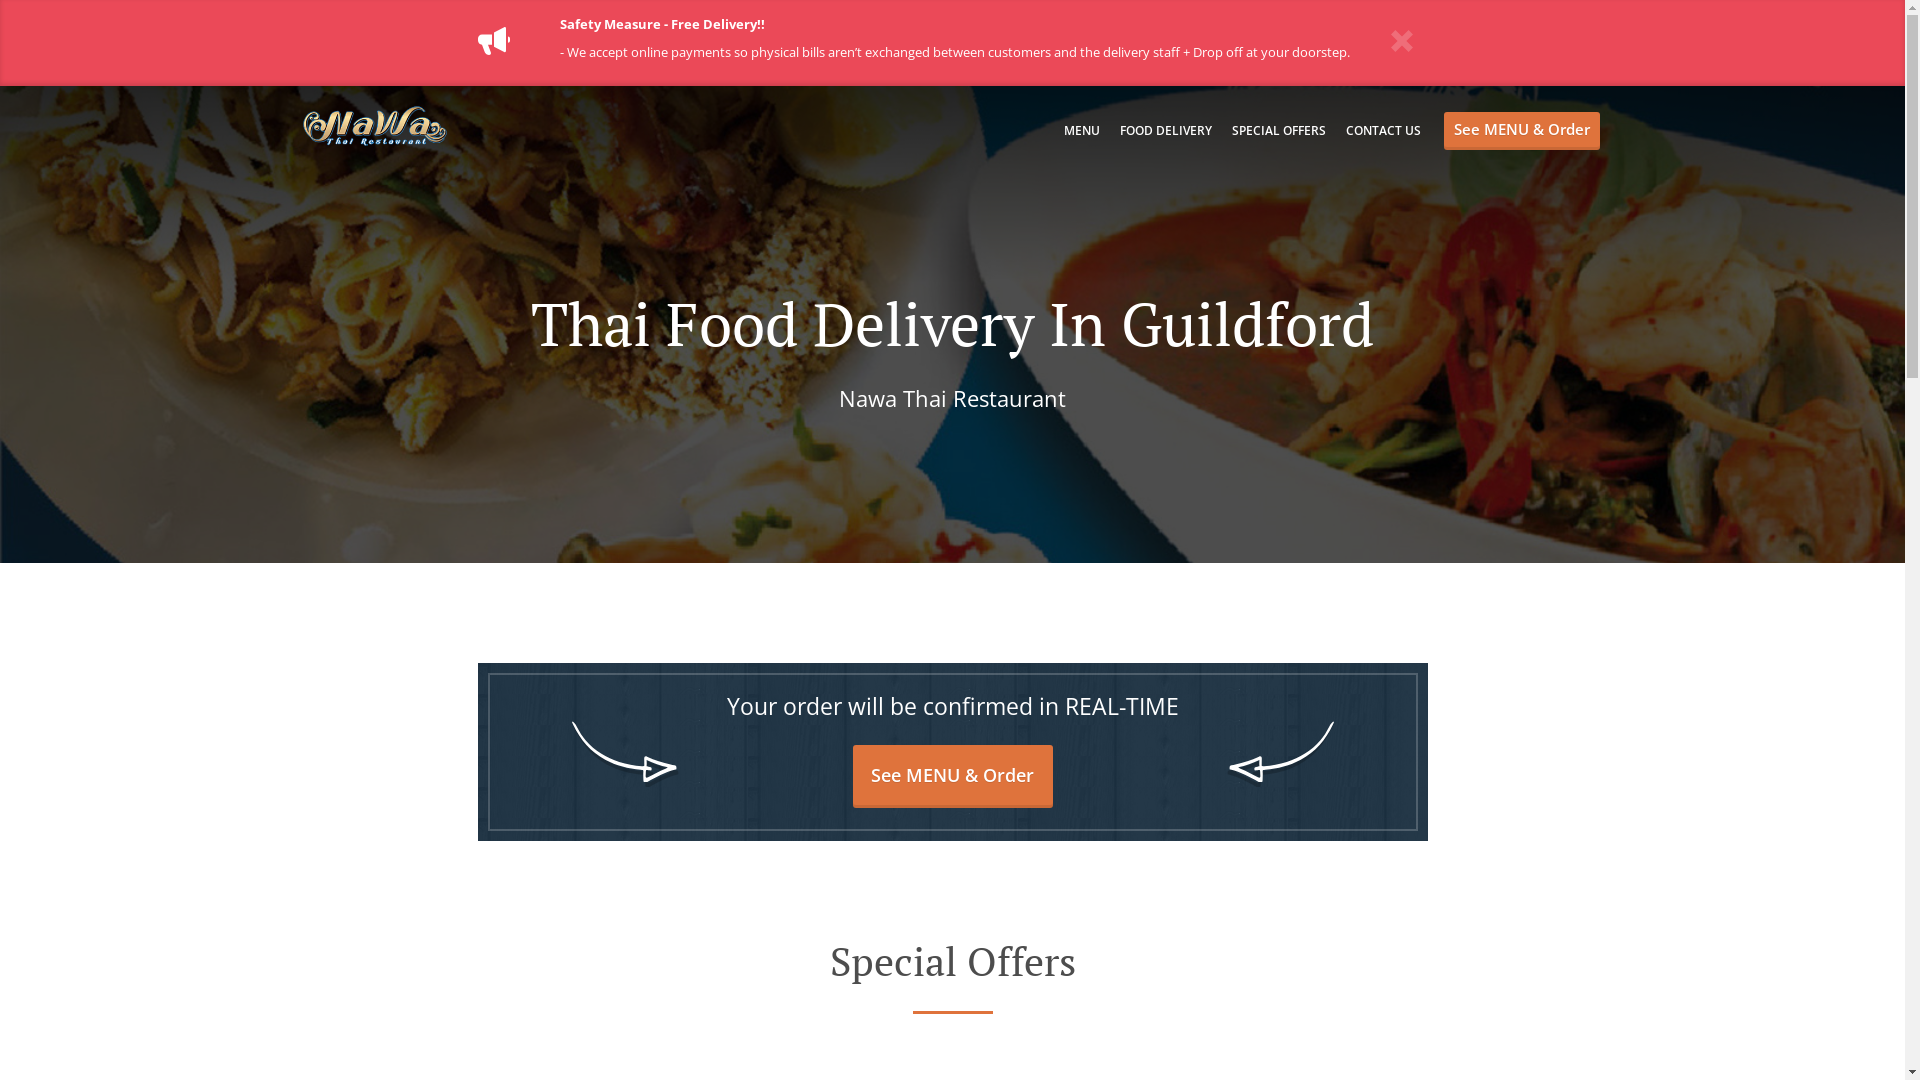 The image size is (1920, 1080). I want to click on 'FOOD DELIVERY', so click(1166, 130).